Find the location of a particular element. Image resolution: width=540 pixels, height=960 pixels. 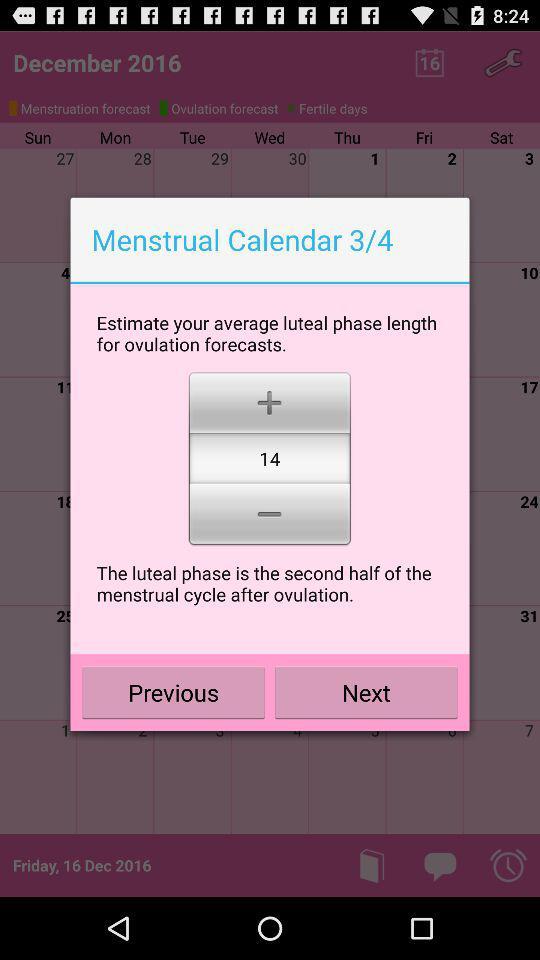

decrease count is located at coordinates (269, 515).